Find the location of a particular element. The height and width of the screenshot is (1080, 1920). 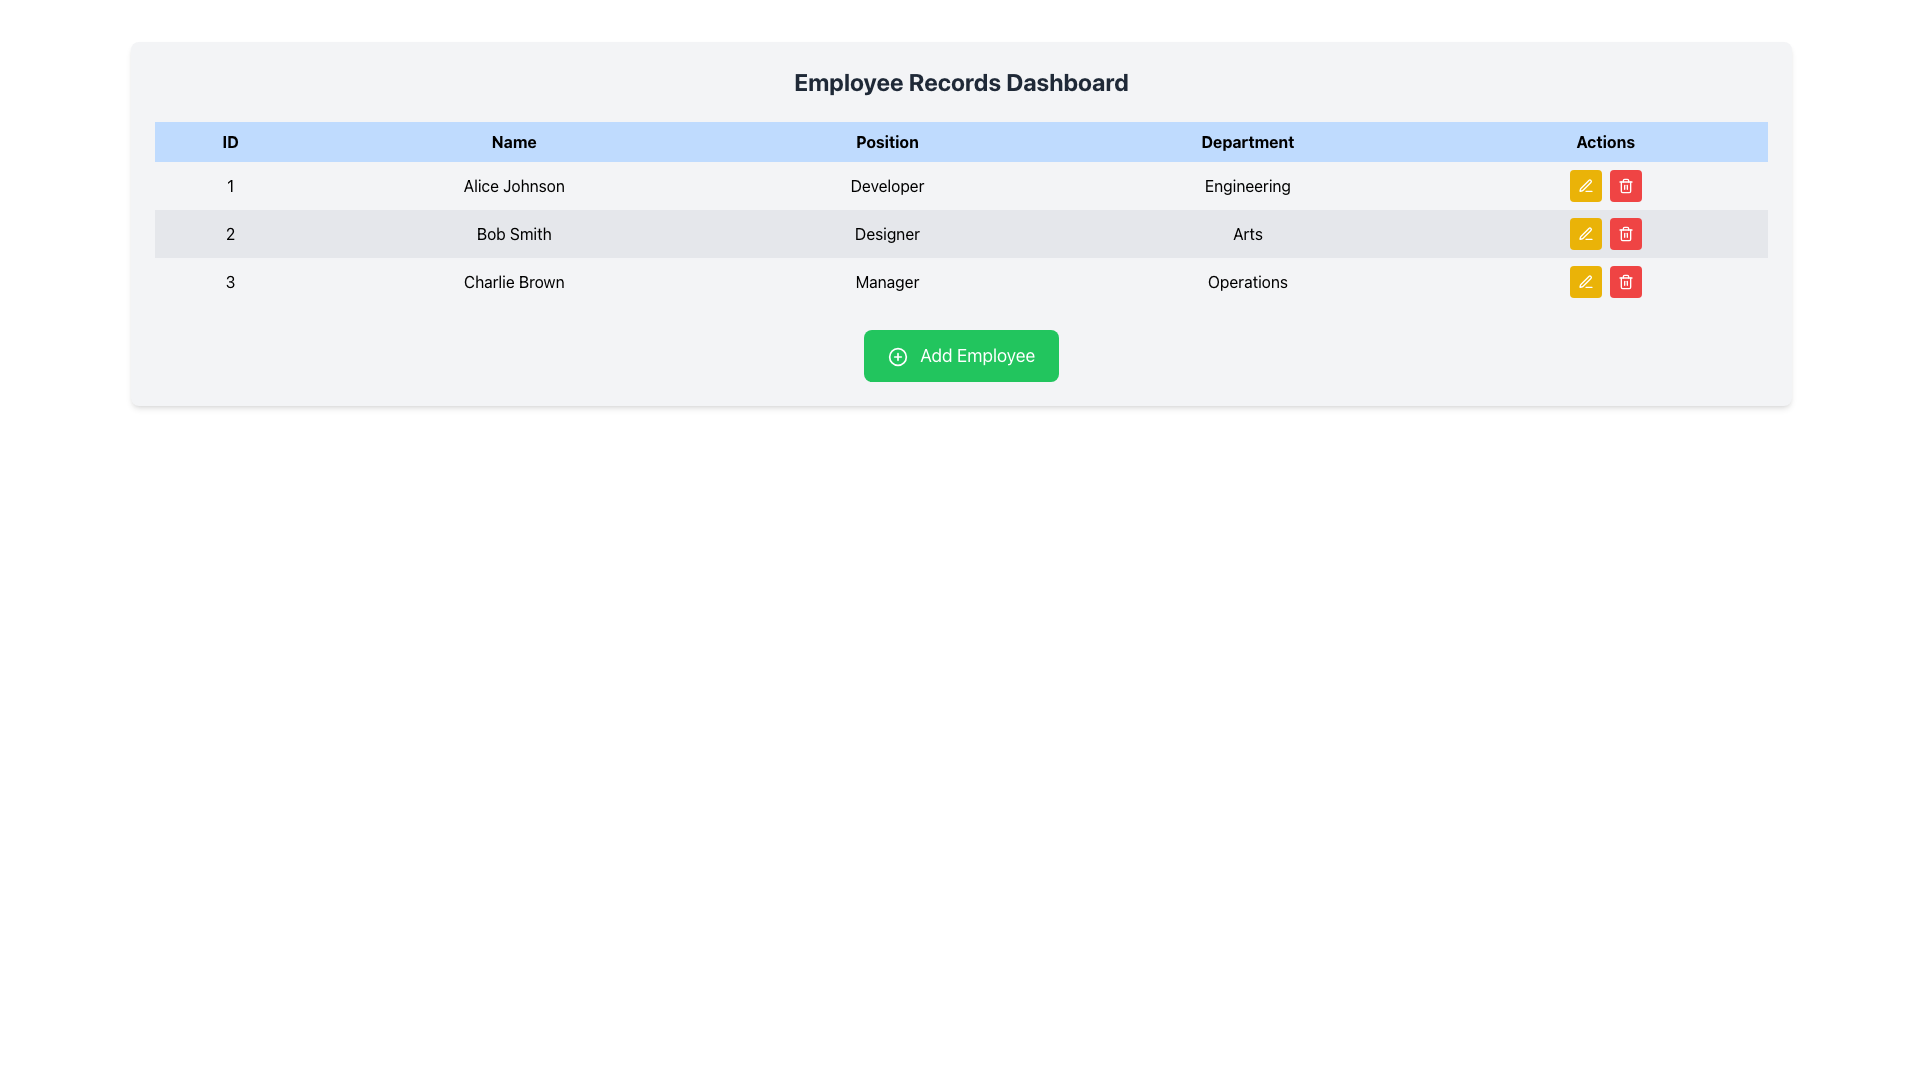

the red button with a trash icon in the 'Actions' column of the row for 'Bob Smith' is located at coordinates (1625, 233).